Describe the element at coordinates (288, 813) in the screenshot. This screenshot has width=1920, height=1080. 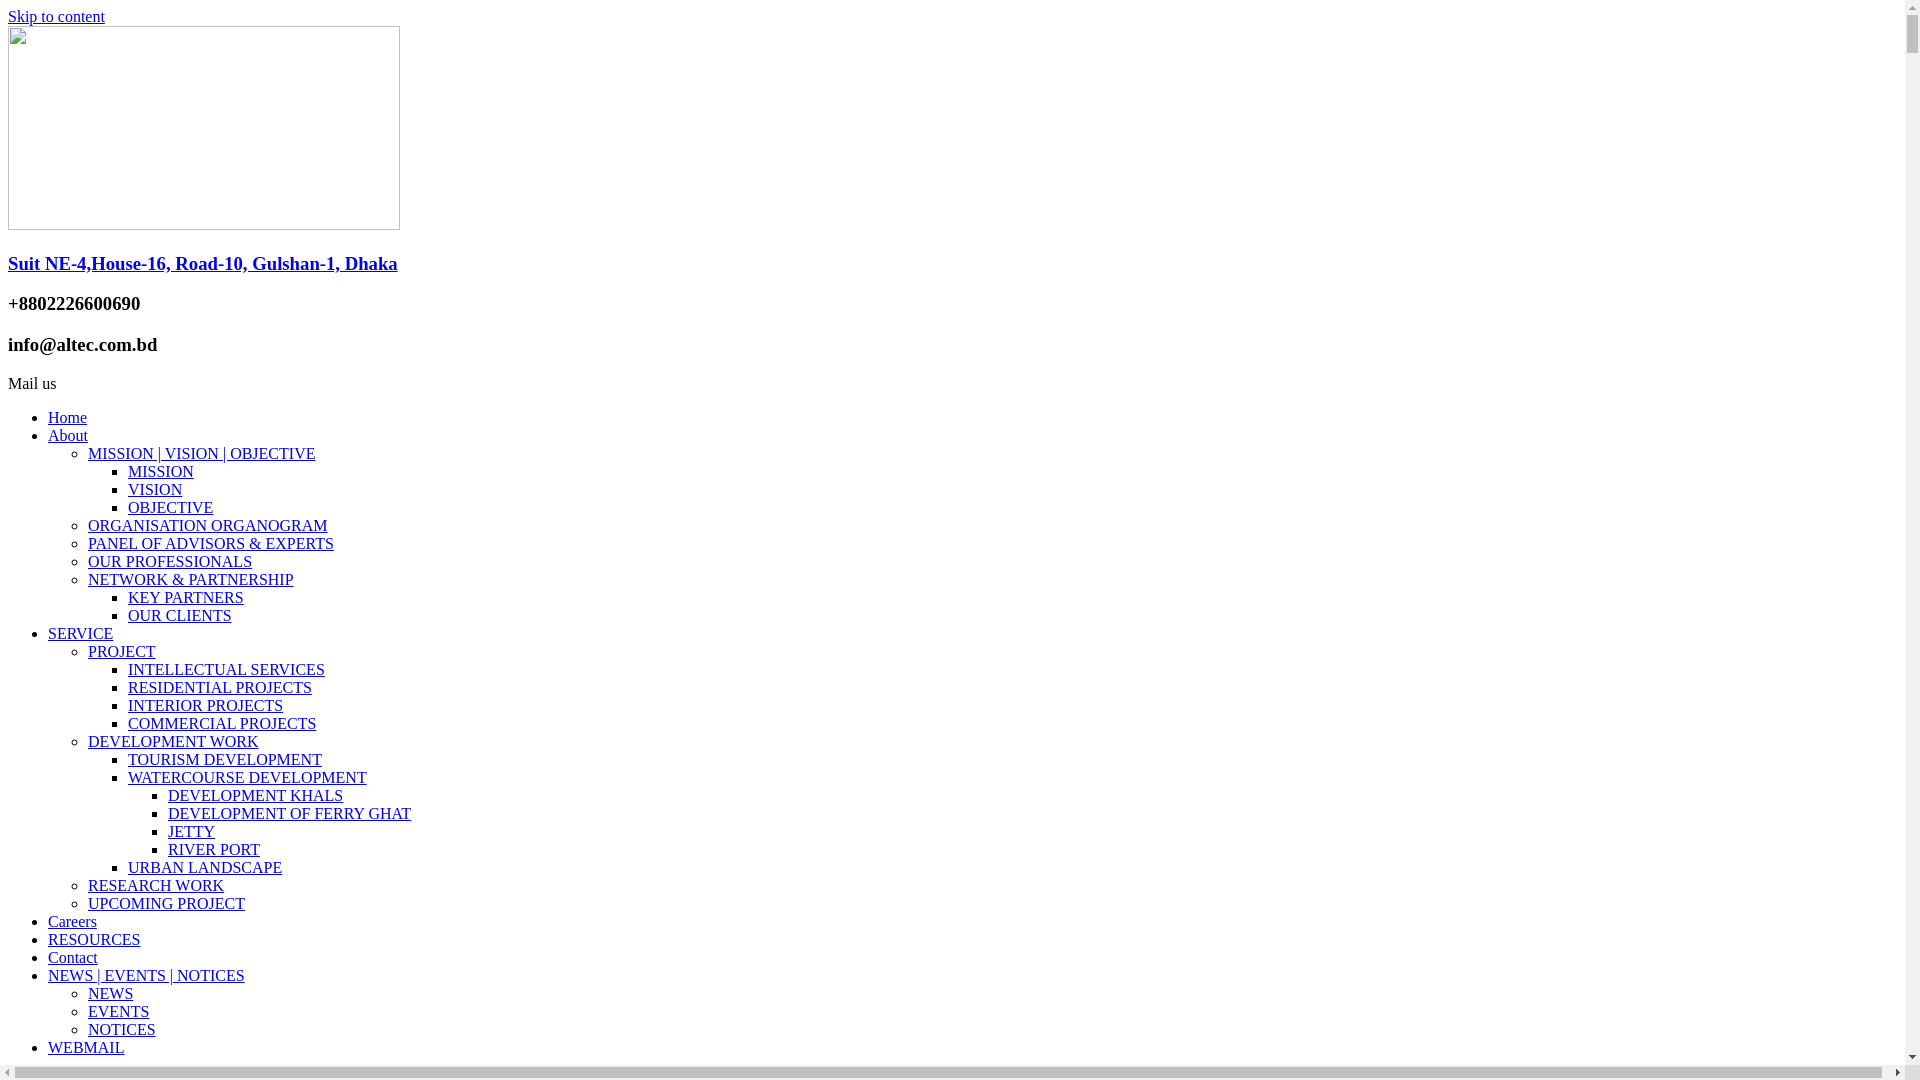
I see `'DEVELOPMENT OF FERRY GHAT'` at that location.